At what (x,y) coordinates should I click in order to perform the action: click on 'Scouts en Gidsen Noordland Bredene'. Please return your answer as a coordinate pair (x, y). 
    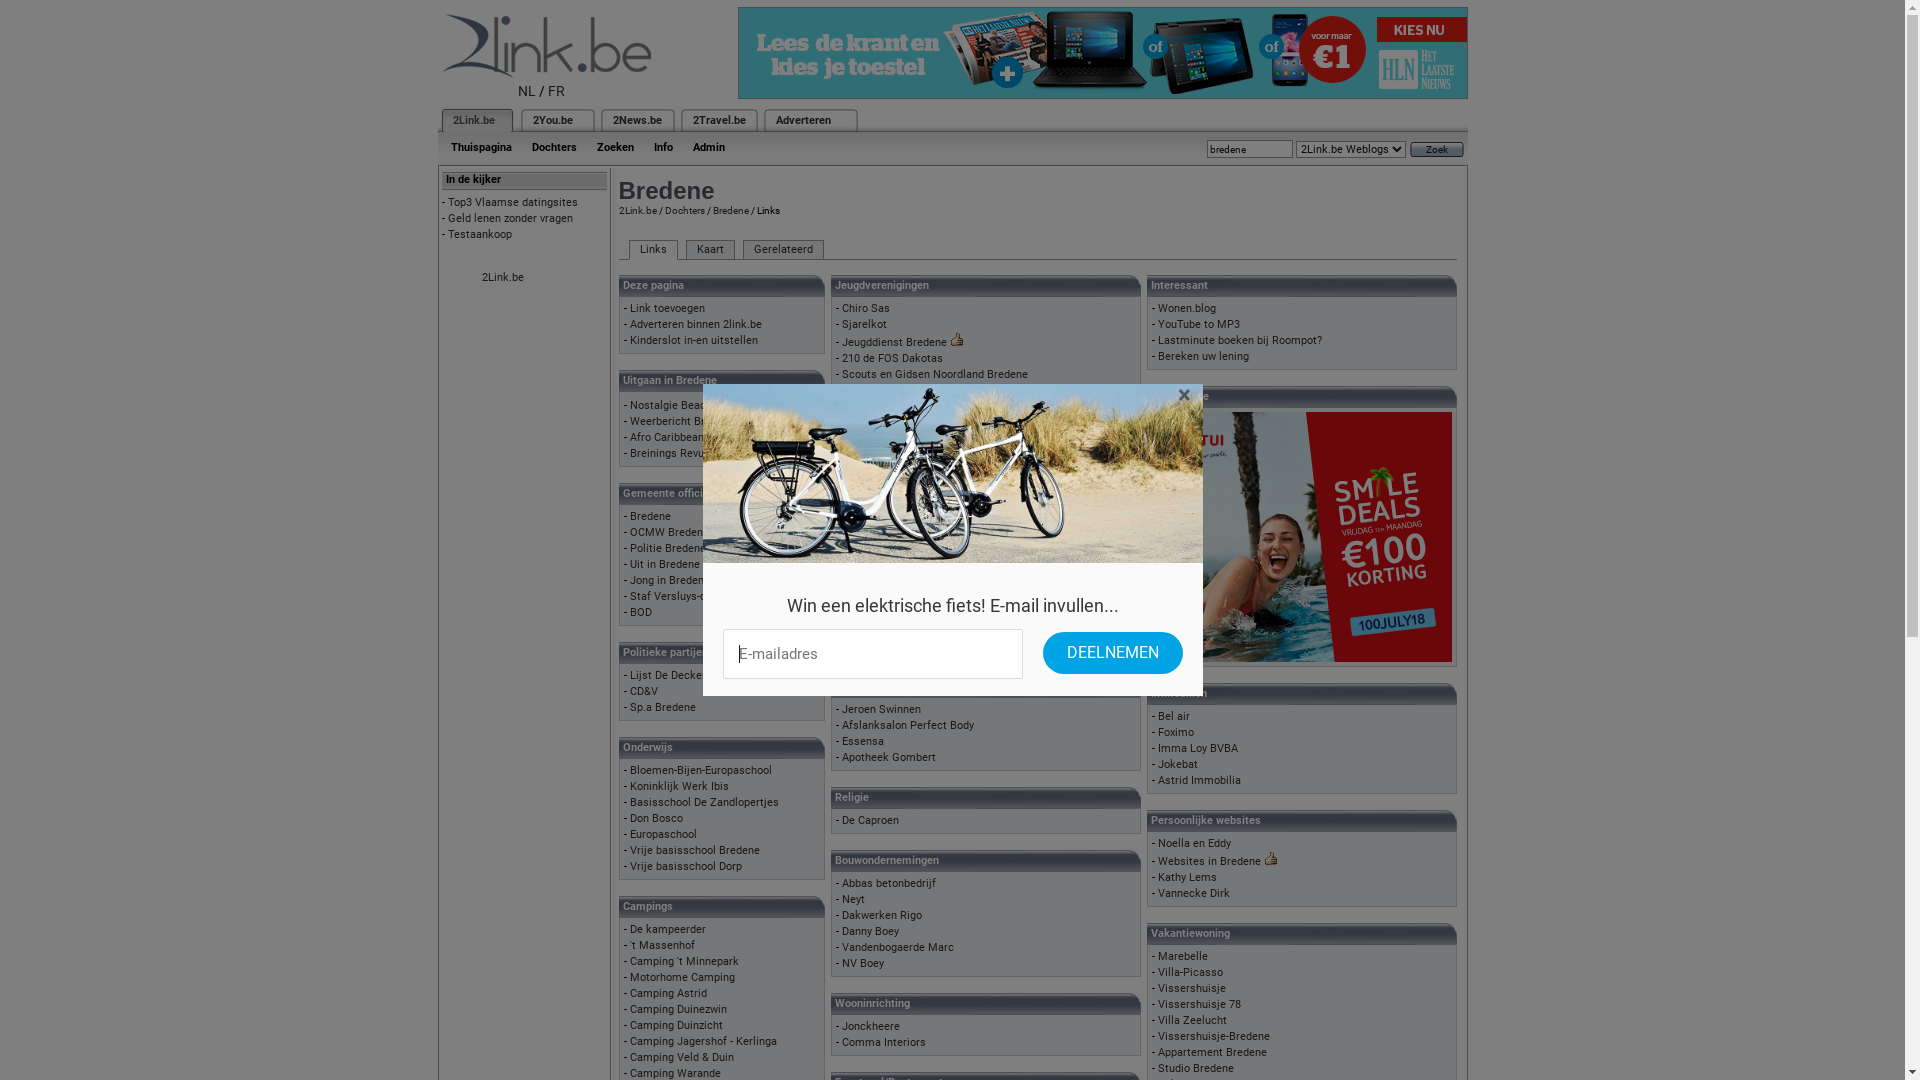
    Looking at the image, I should click on (934, 374).